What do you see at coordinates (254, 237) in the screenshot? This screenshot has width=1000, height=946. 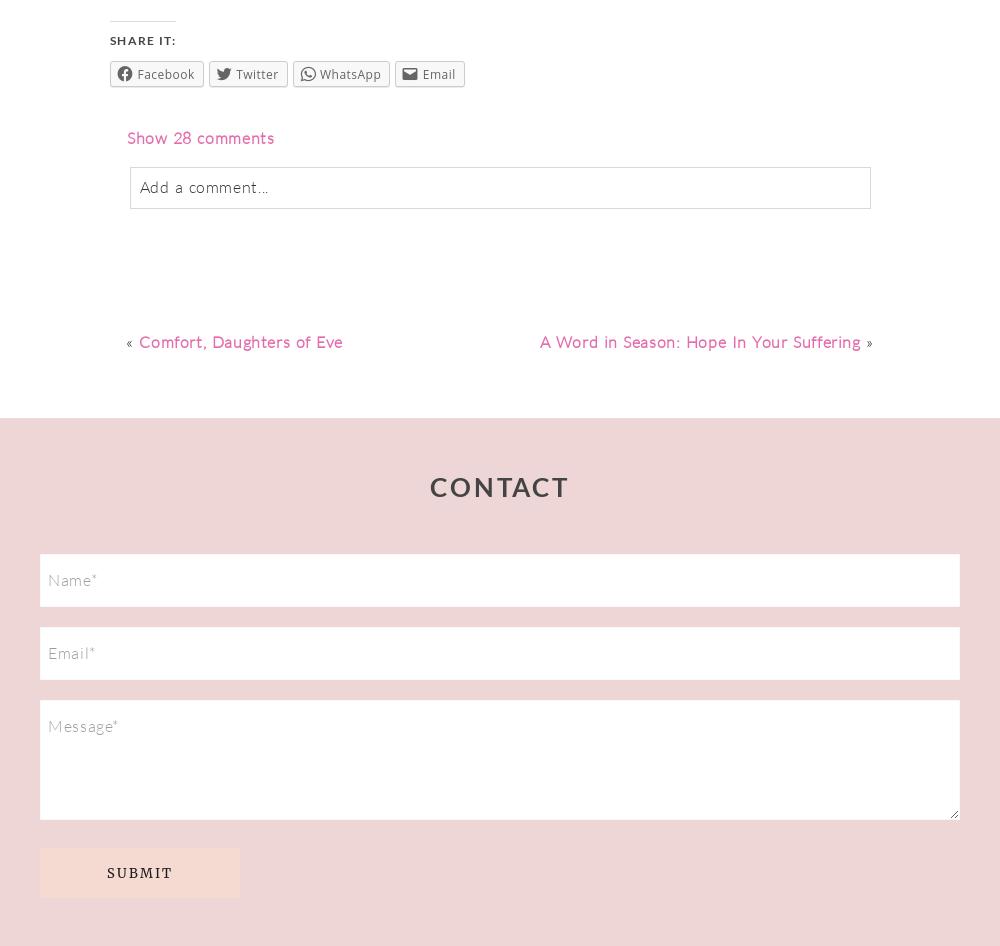 I see `'never'` at bounding box center [254, 237].